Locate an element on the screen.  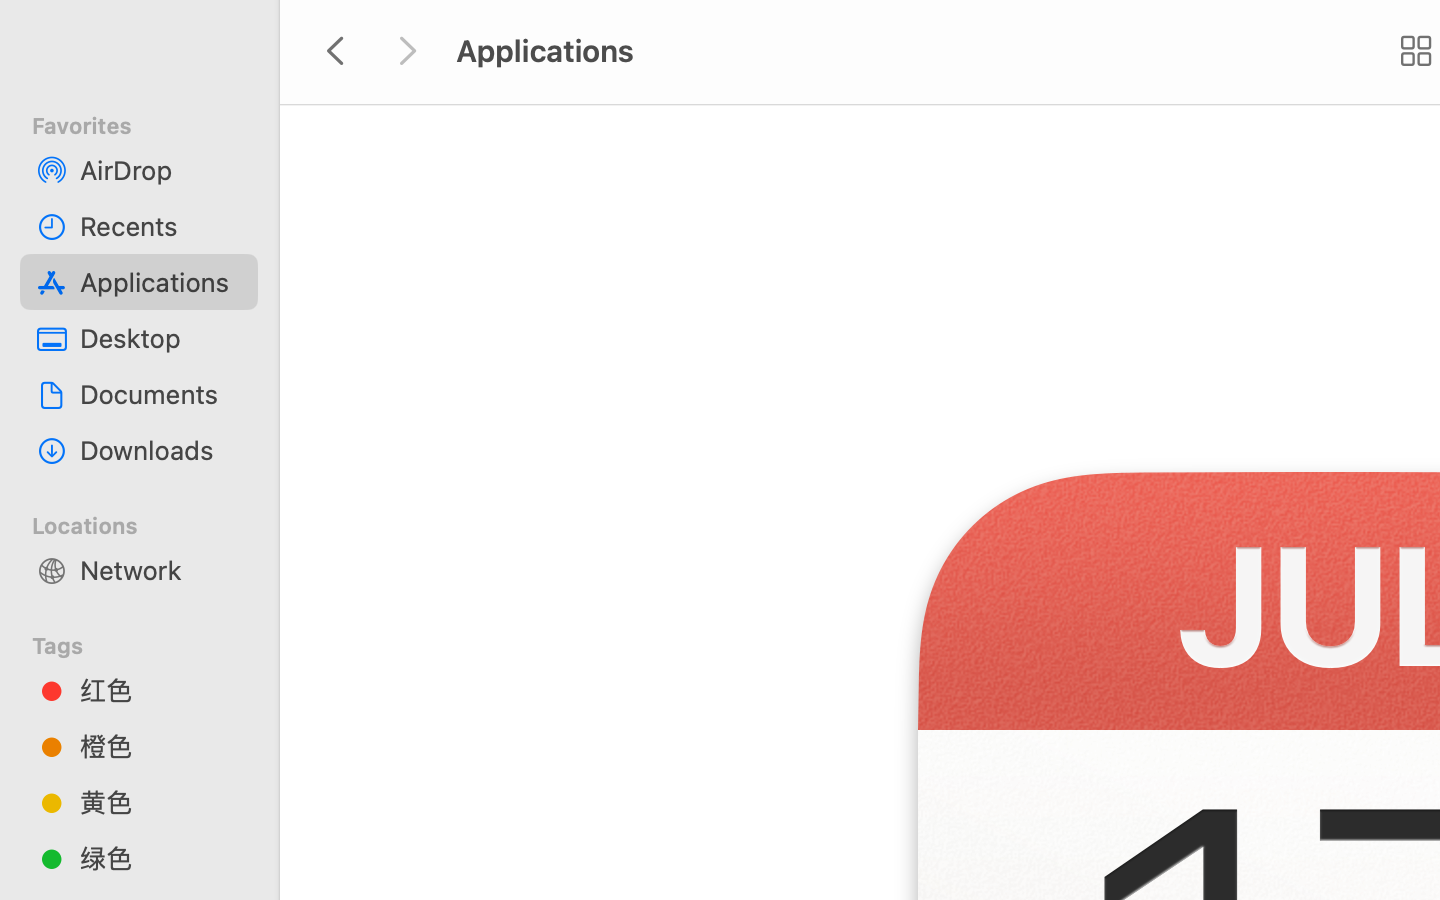
'Recents' is located at coordinates (159, 225).